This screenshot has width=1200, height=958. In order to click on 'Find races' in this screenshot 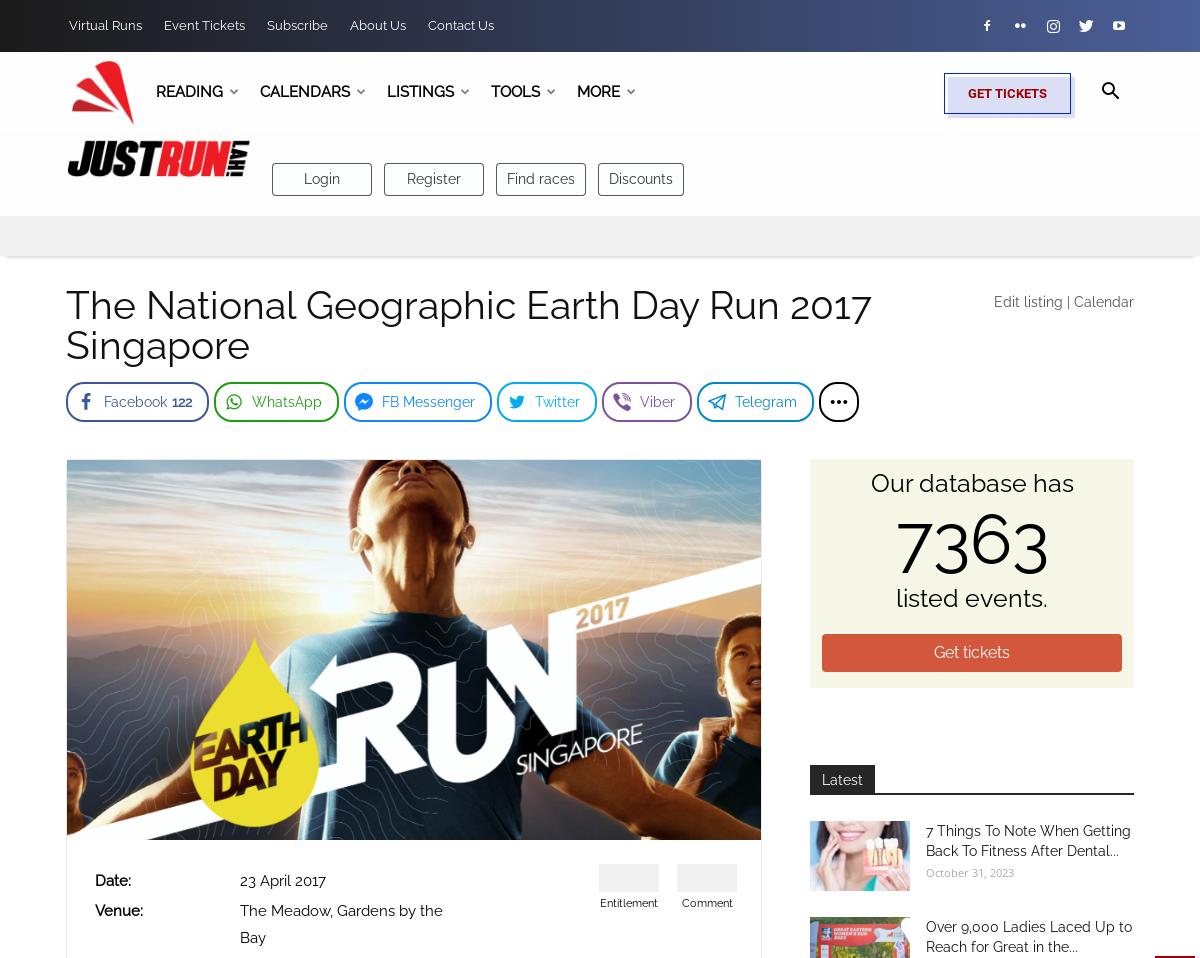, I will do `click(539, 177)`.